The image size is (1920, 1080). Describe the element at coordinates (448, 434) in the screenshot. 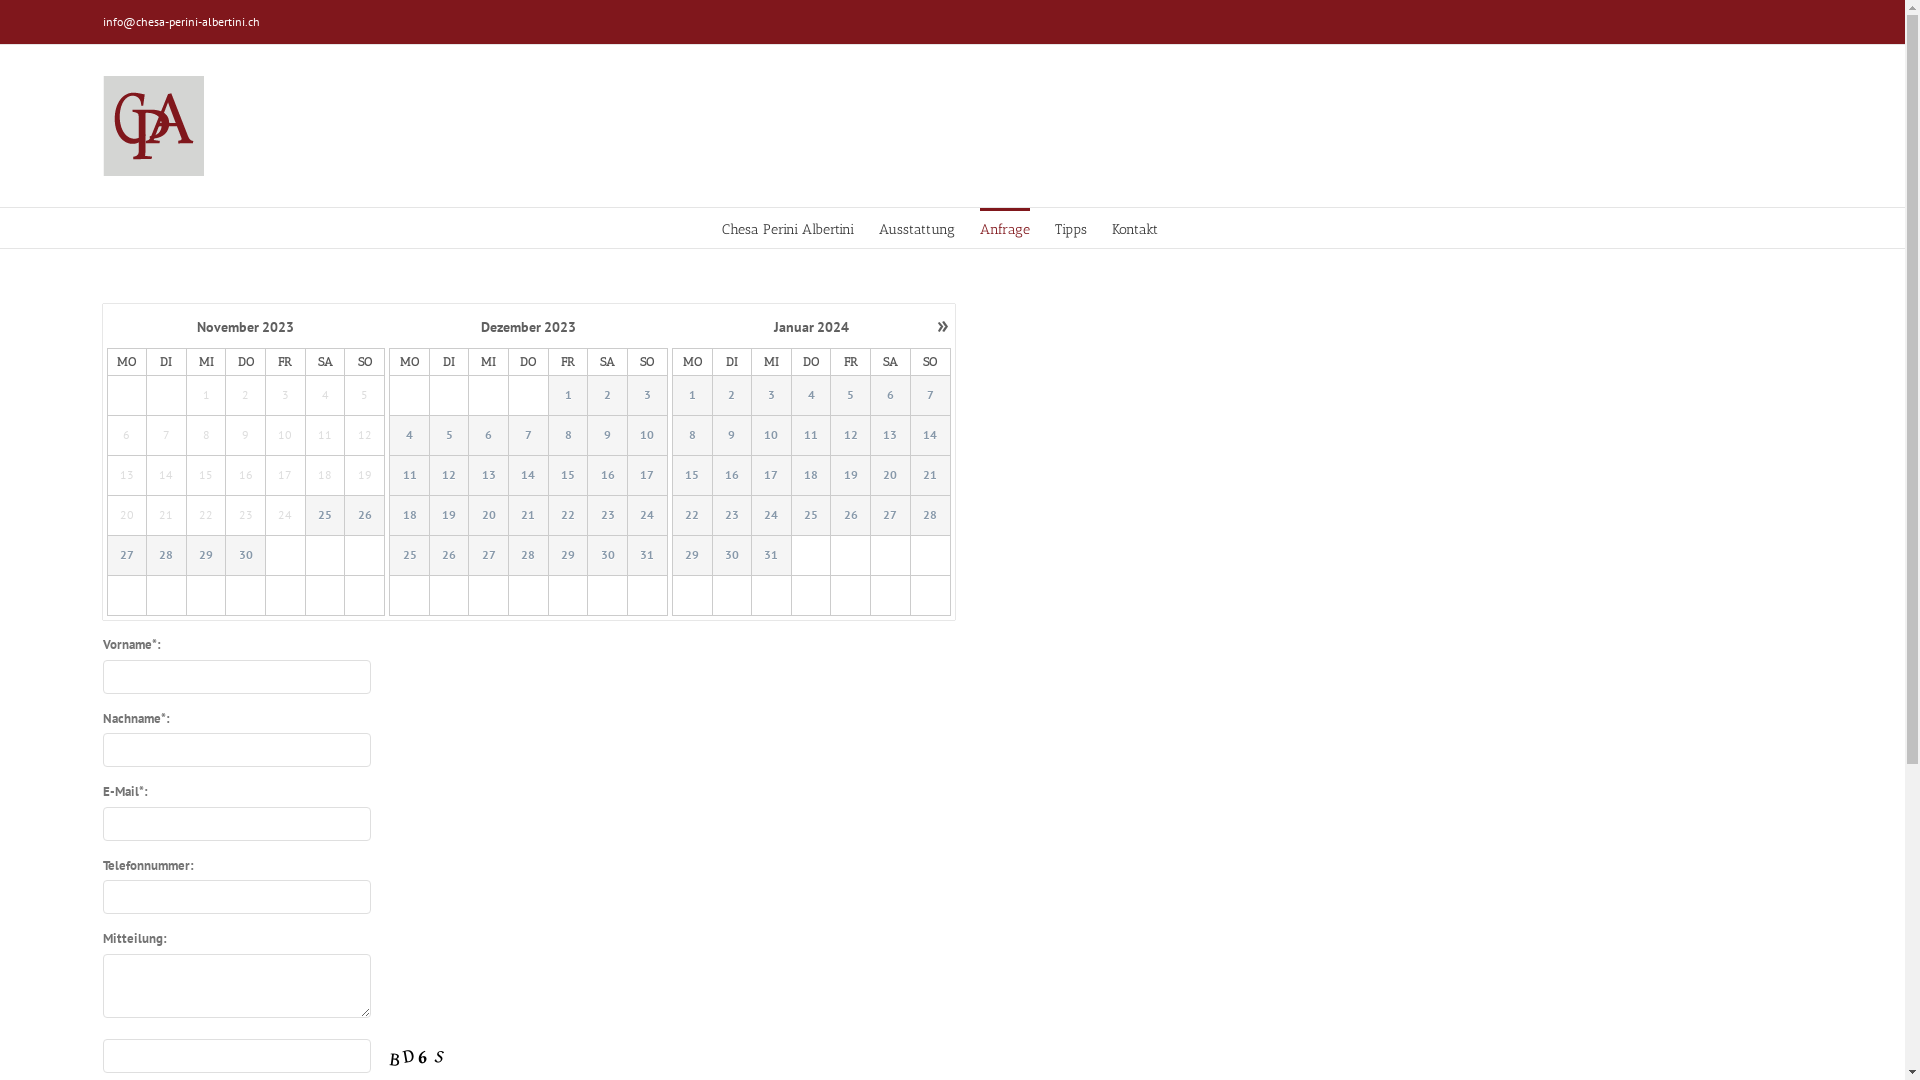

I see `'5'` at that location.